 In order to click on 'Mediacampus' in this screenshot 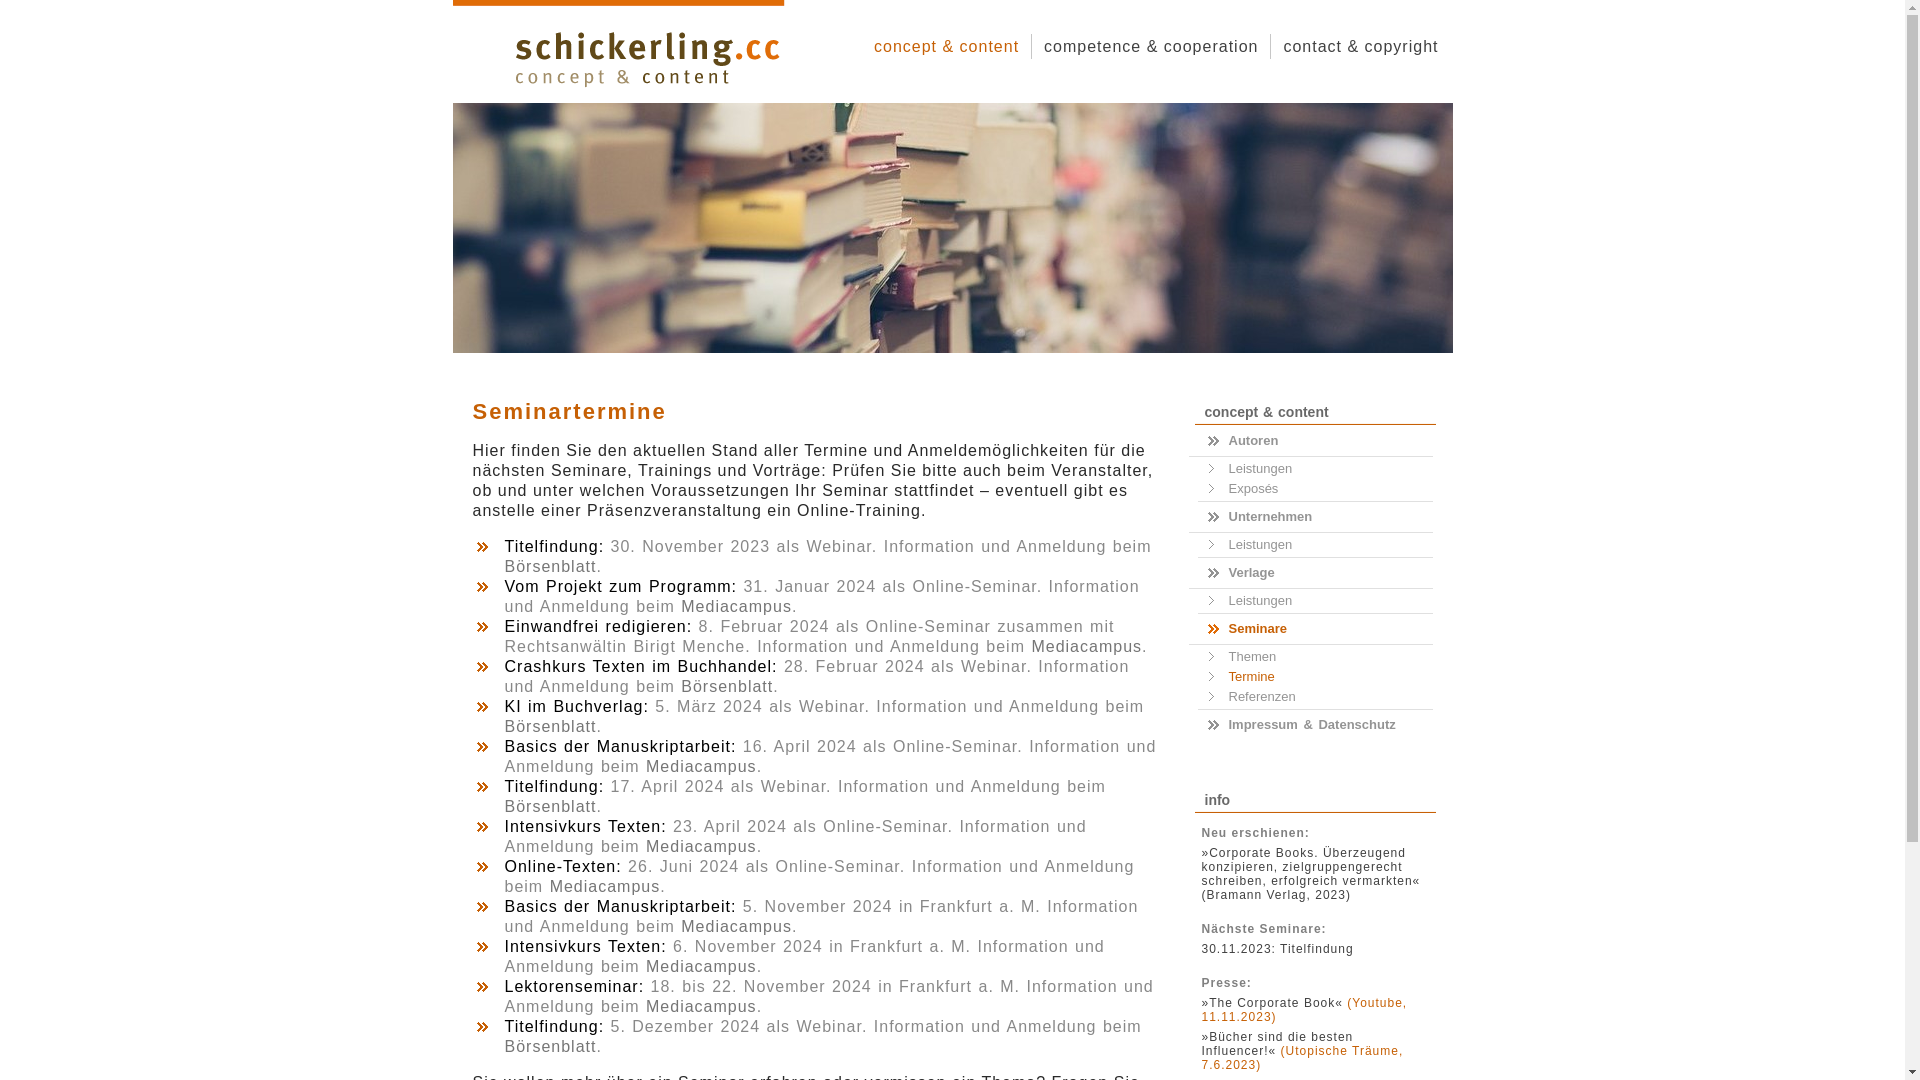, I will do `click(701, 846)`.